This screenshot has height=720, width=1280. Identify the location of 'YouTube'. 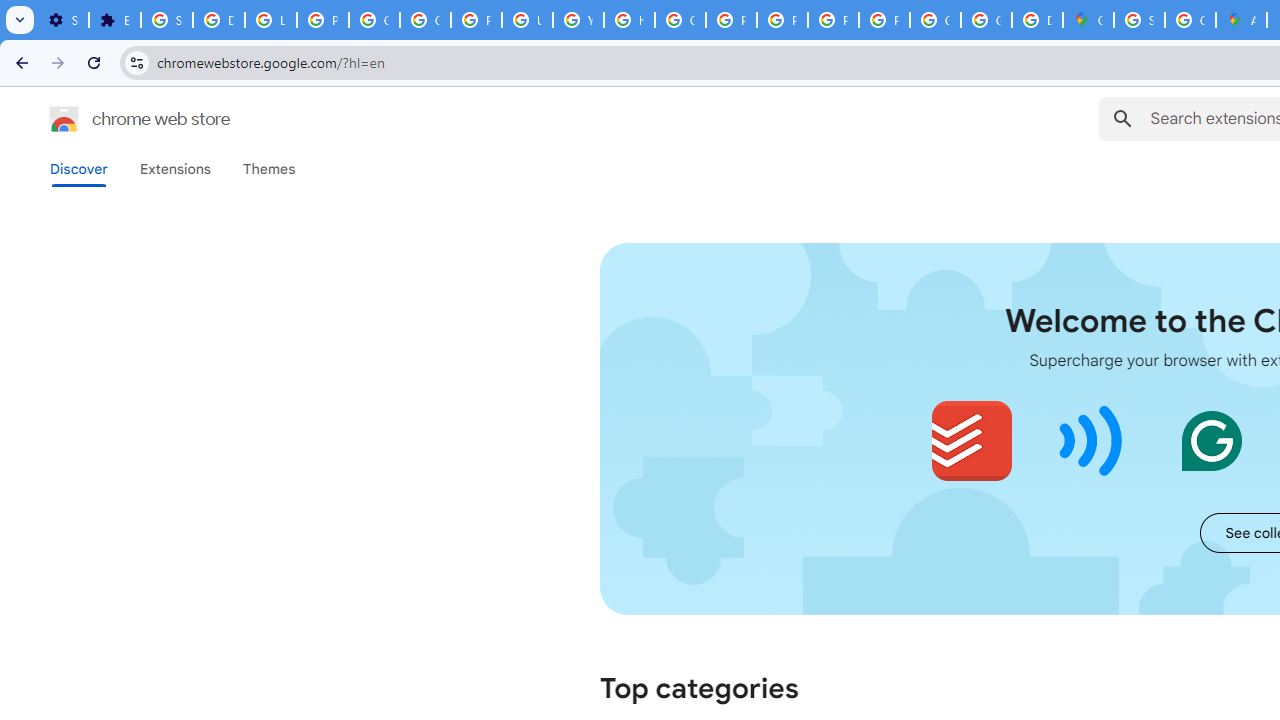
(577, 20).